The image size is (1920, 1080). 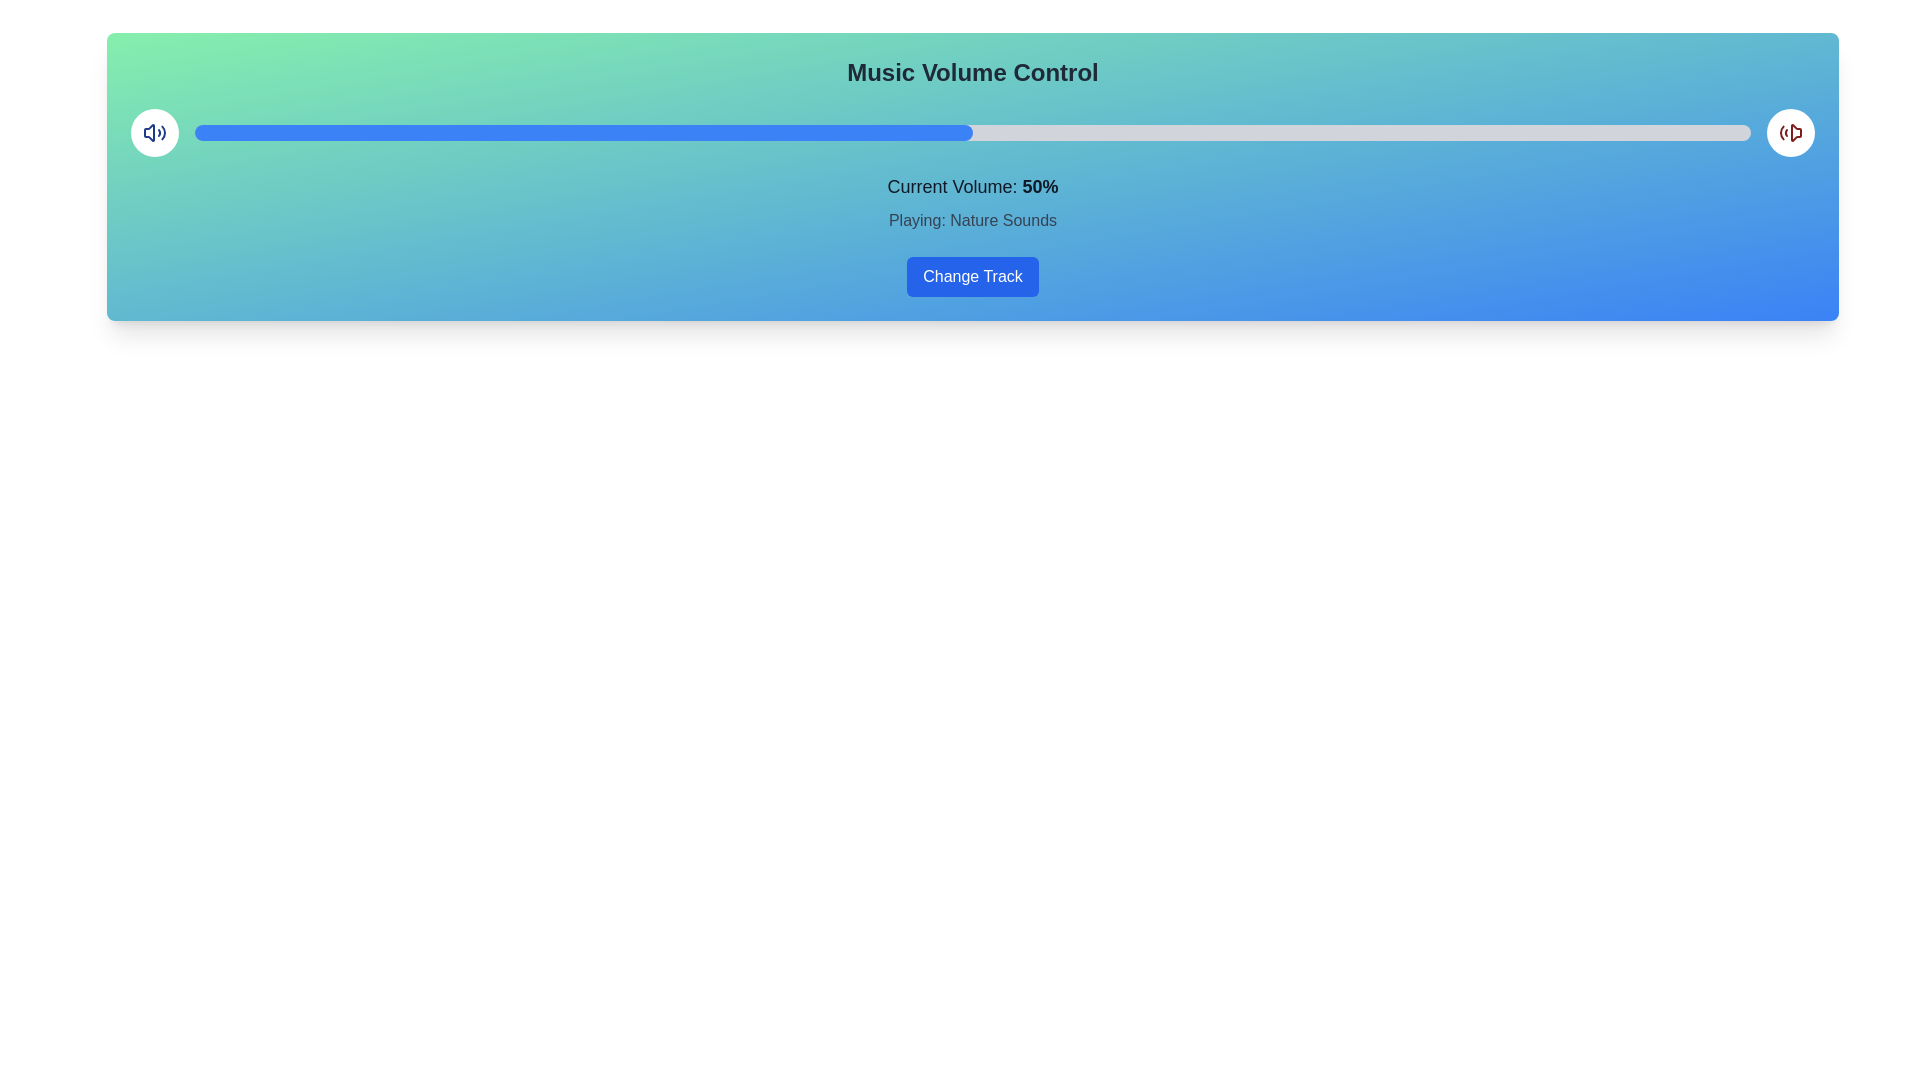 I want to click on the circular button with a white background and a red speaker icon located at the far right end of the horizontal volume control slider, so click(x=1790, y=132).